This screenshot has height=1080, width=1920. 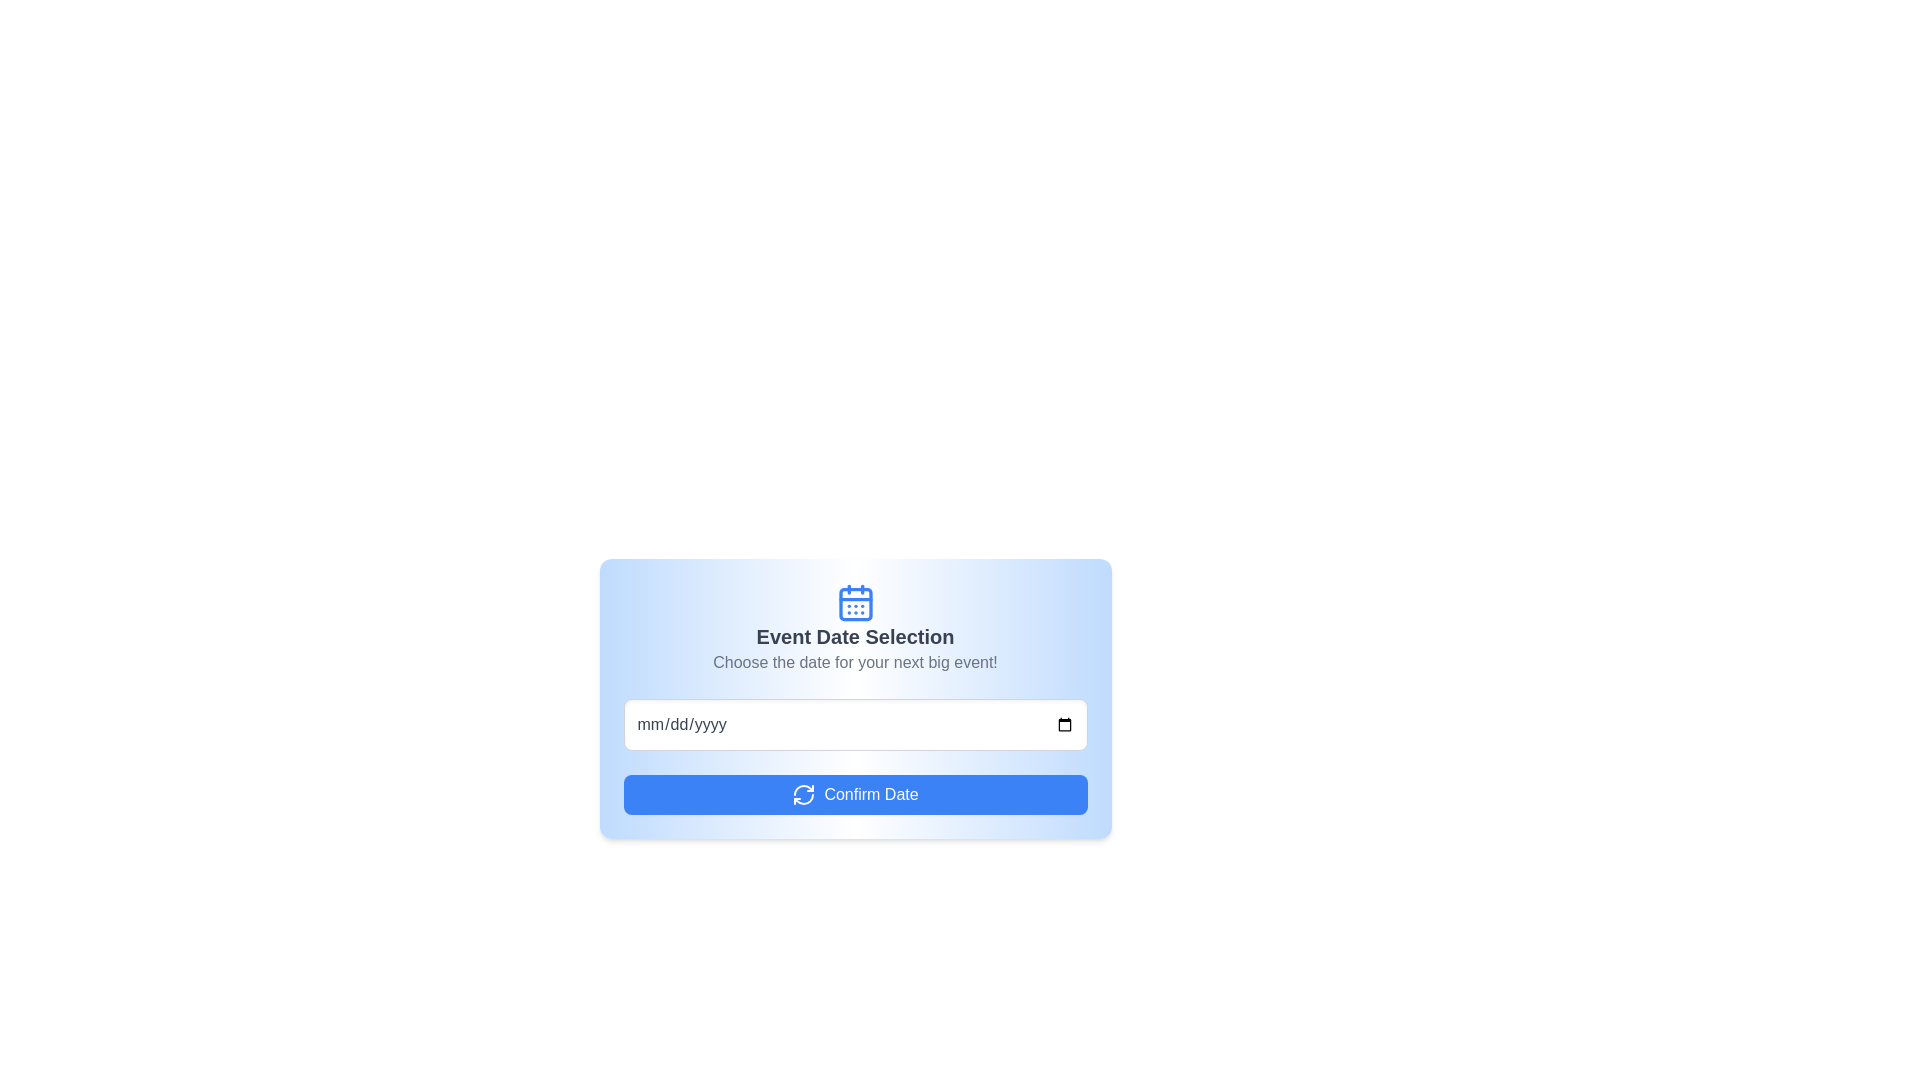 What do you see at coordinates (855, 663) in the screenshot?
I see `the static text displaying 'Choose the date for your next big event!' which is centrally located beneath the heading 'Event Date Selection'` at bounding box center [855, 663].